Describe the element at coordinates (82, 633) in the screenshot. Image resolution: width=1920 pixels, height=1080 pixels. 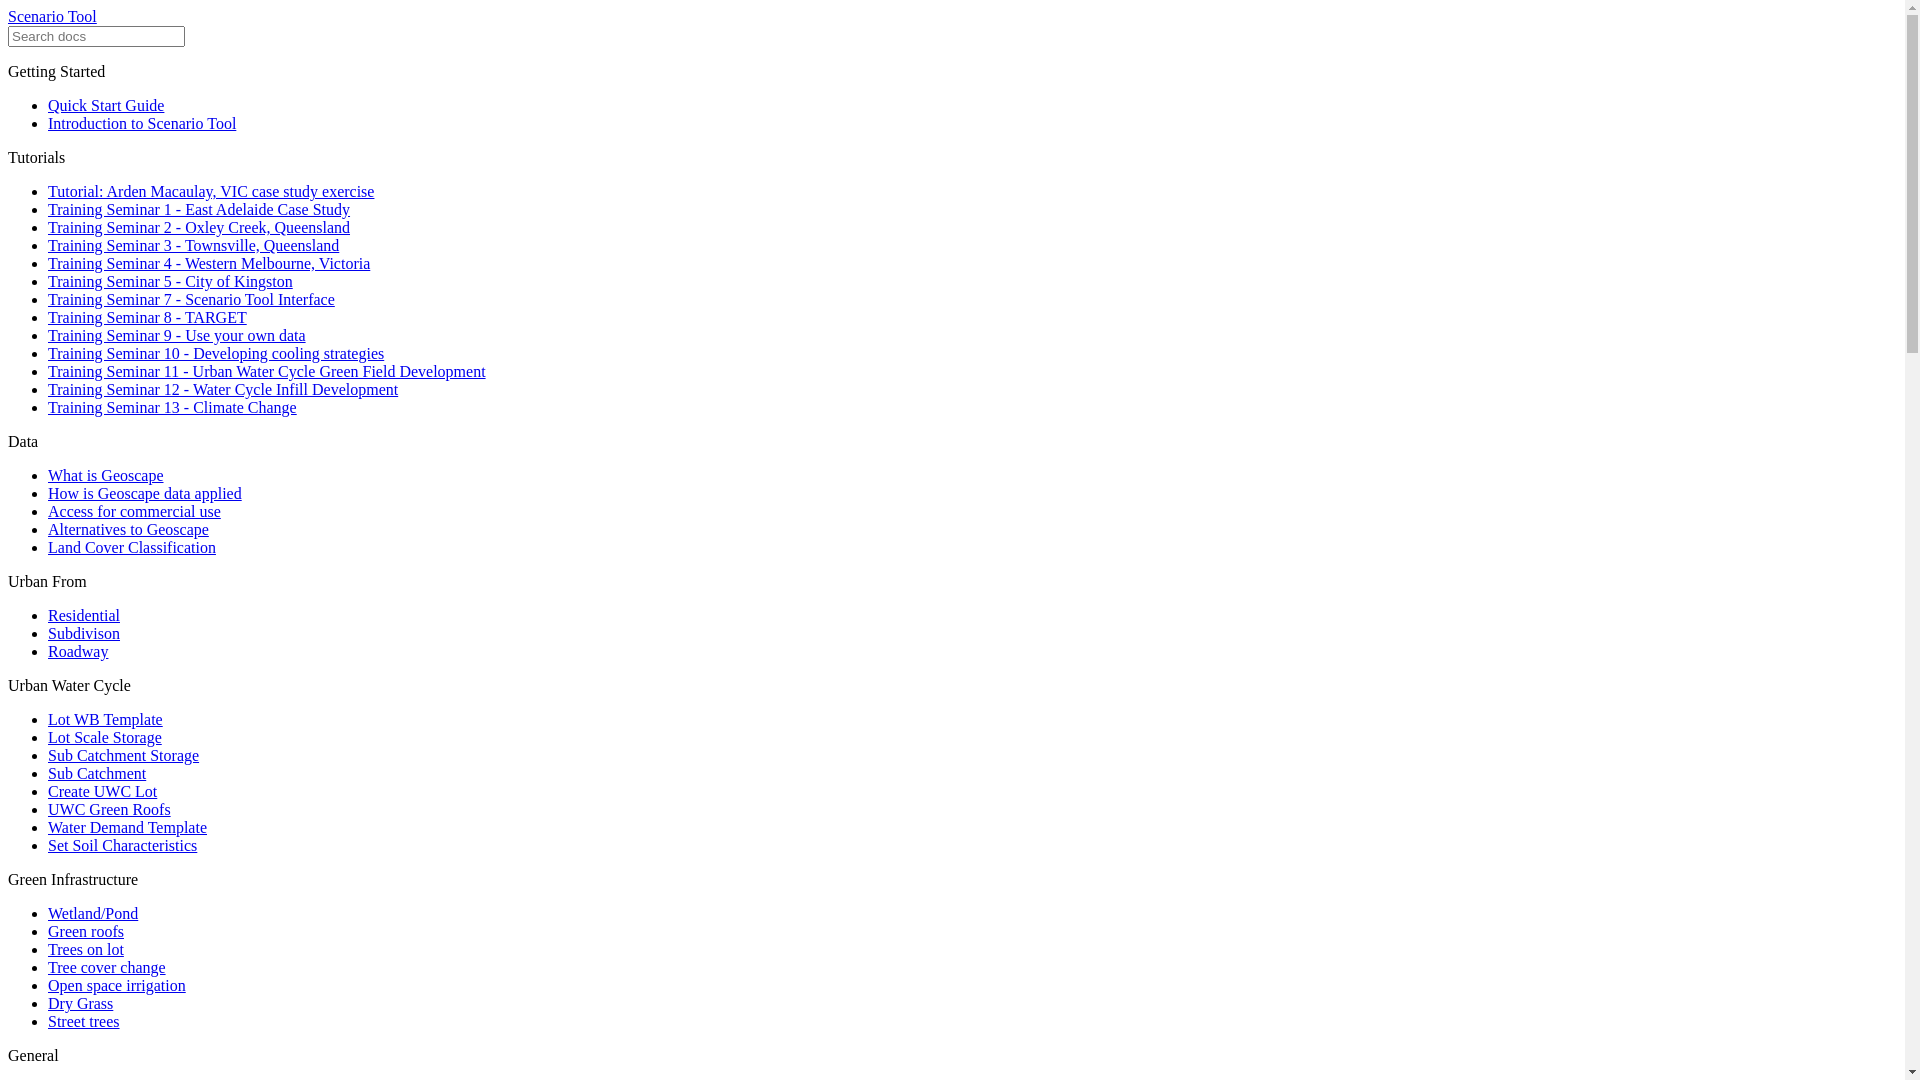
I see `'Subdivison'` at that location.